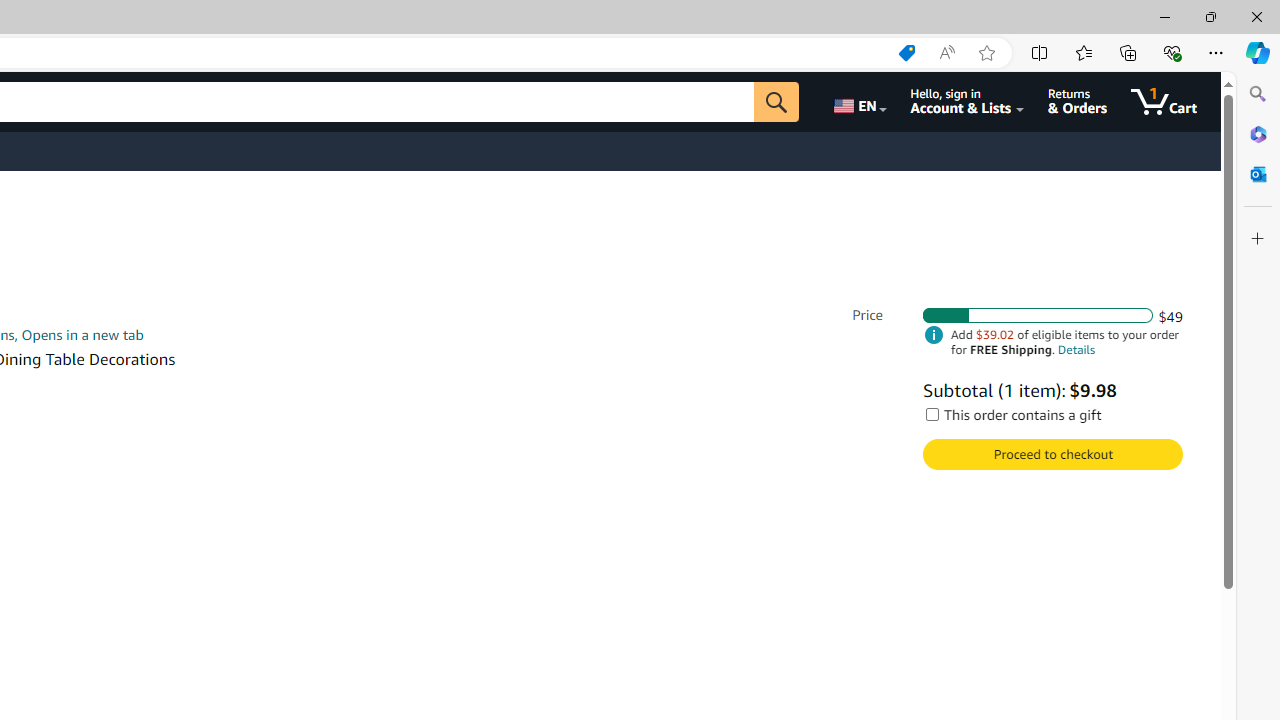 Image resolution: width=1280 pixels, height=720 pixels. I want to click on 'Hello, sign in Account & Lists', so click(967, 101).